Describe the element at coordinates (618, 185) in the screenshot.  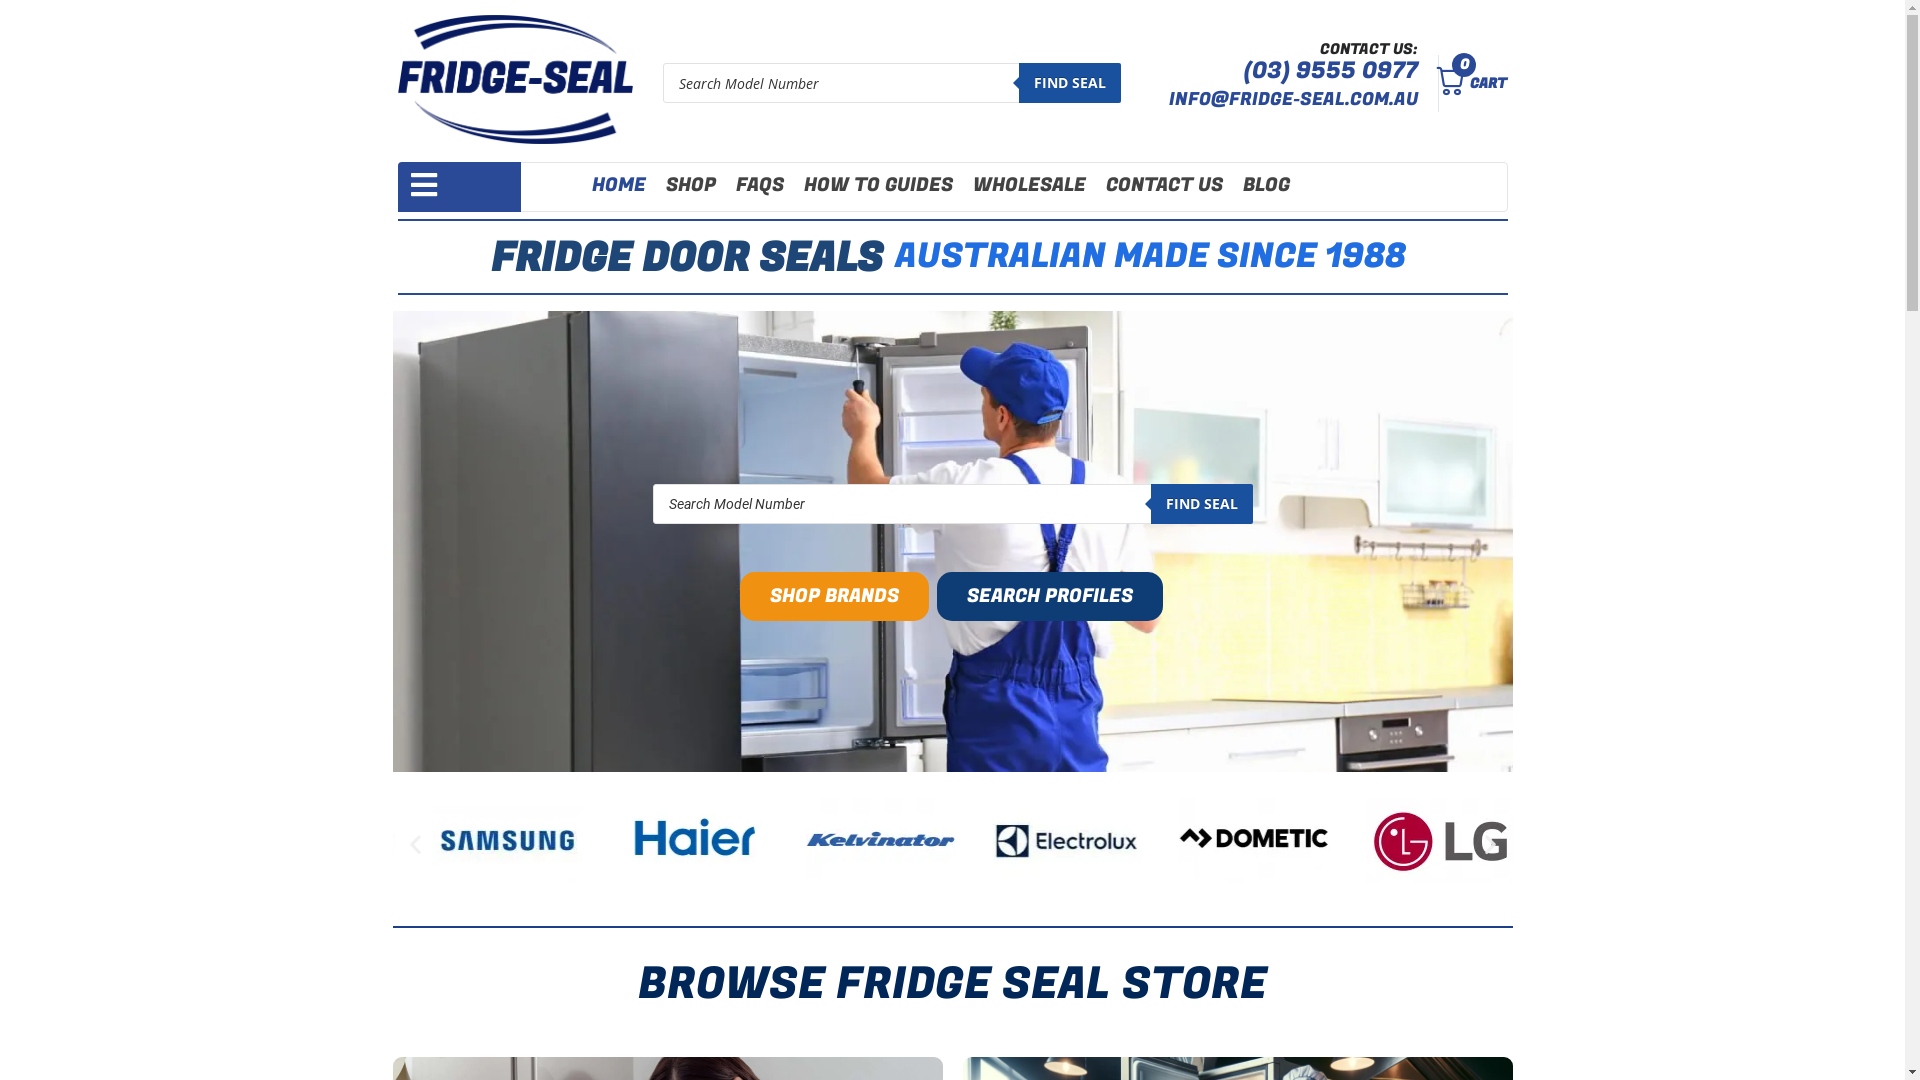
I see `'HOME'` at that location.